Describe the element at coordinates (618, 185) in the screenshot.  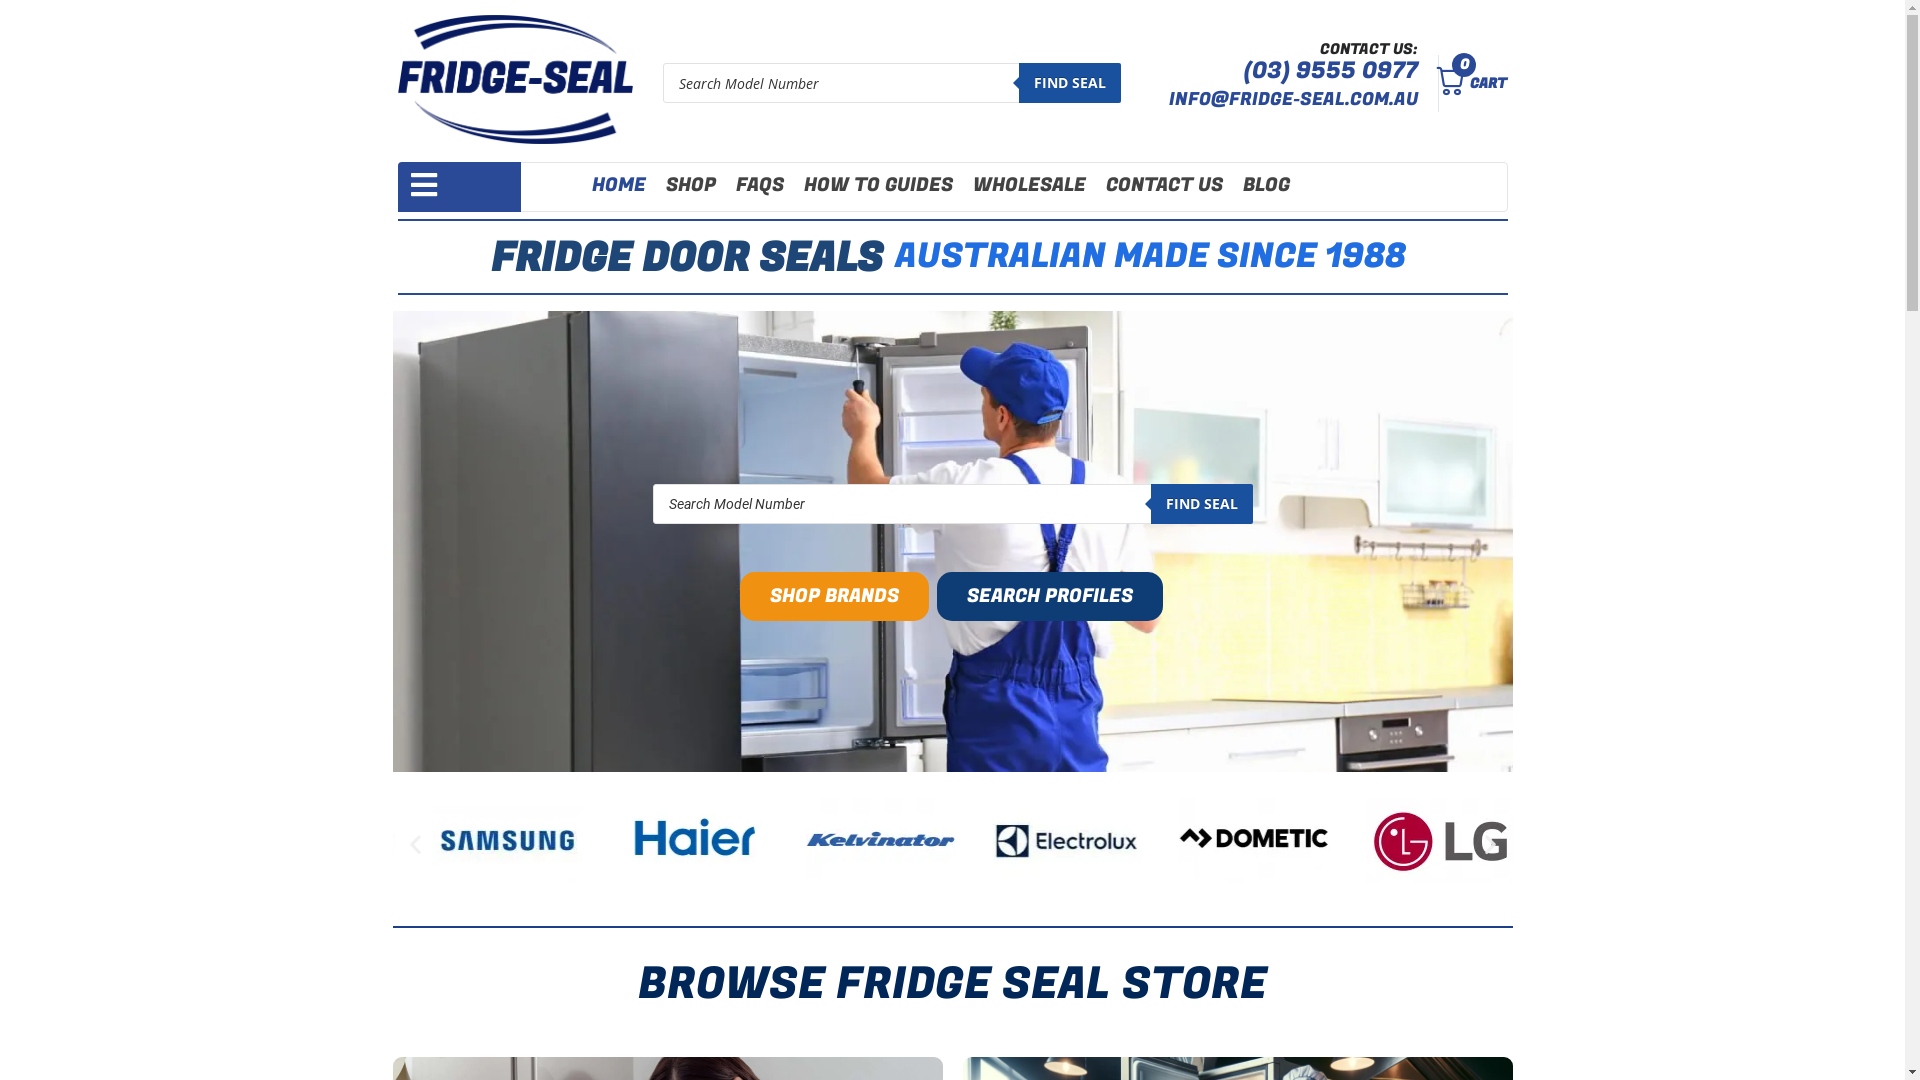
I see `'HOME'` at that location.